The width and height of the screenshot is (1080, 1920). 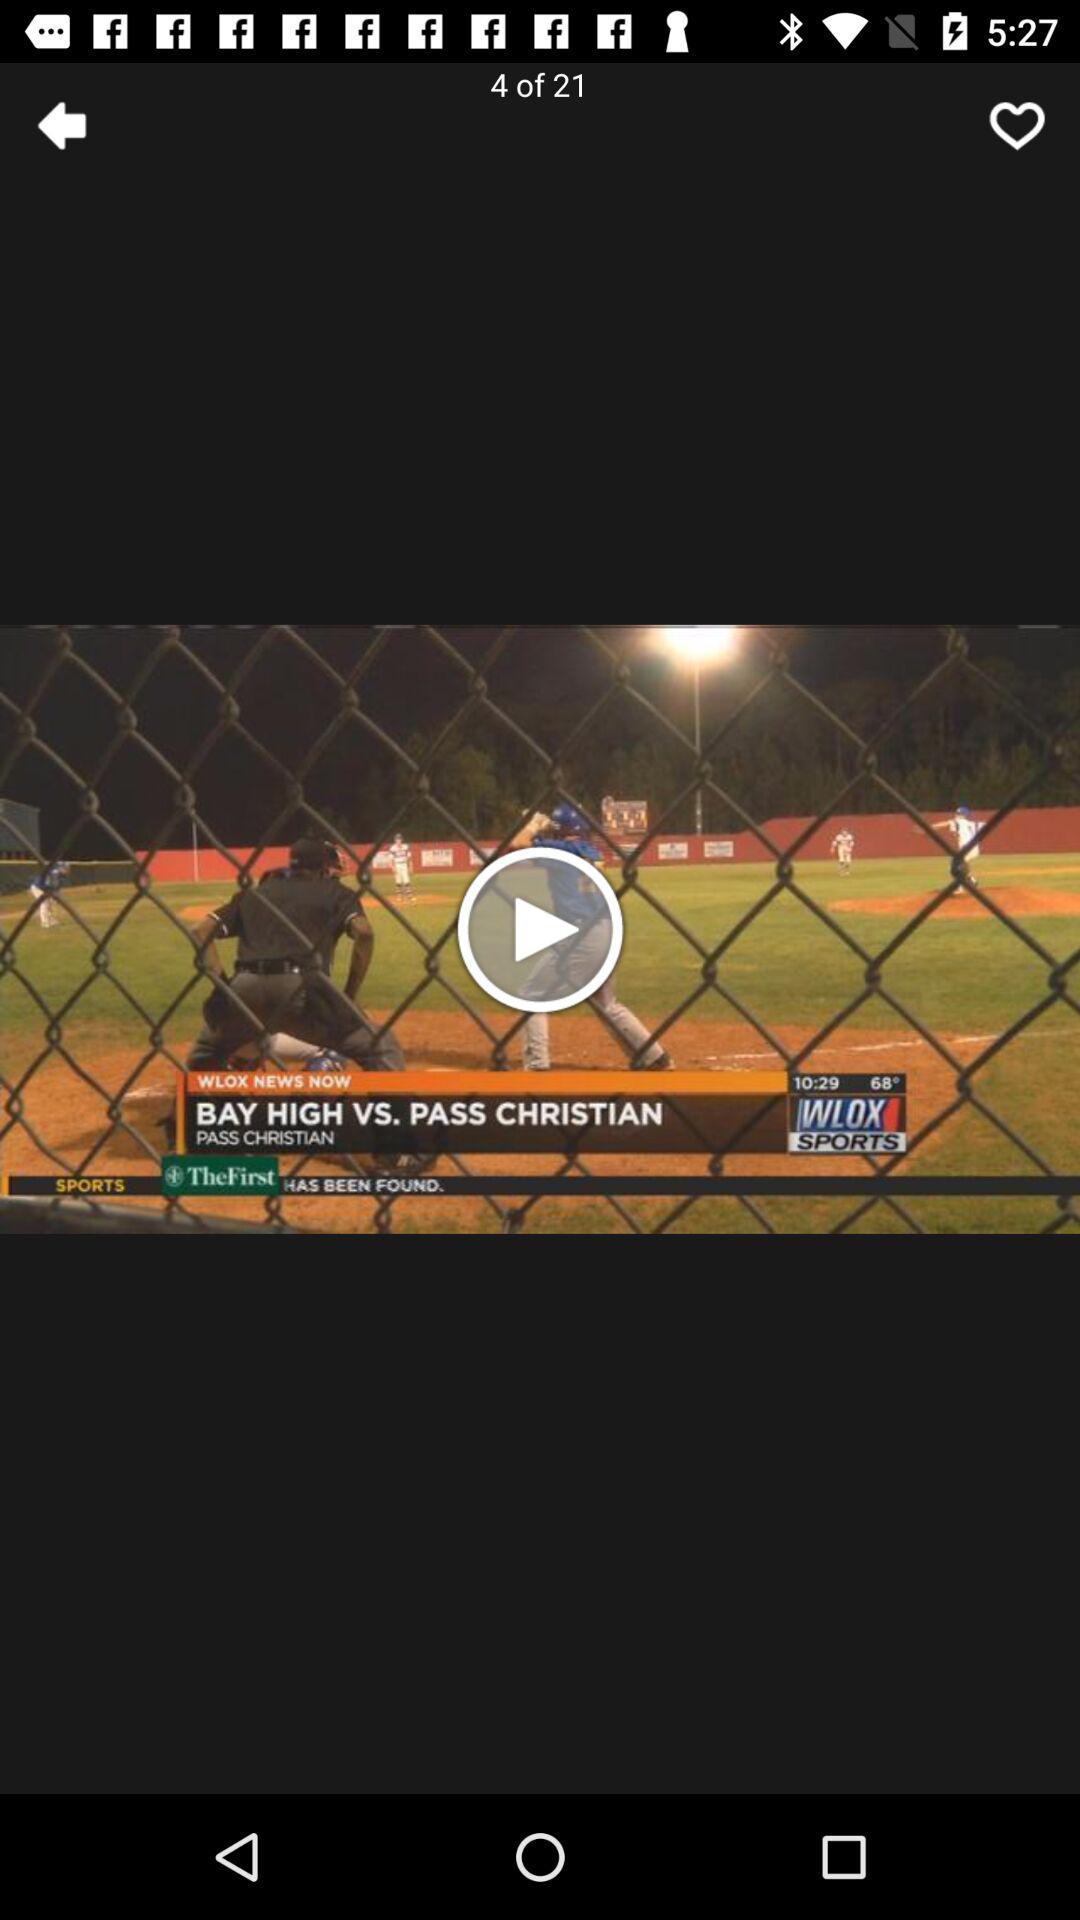 What do you see at coordinates (1017, 124) in the screenshot?
I see `love` at bounding box center [1017, 124].